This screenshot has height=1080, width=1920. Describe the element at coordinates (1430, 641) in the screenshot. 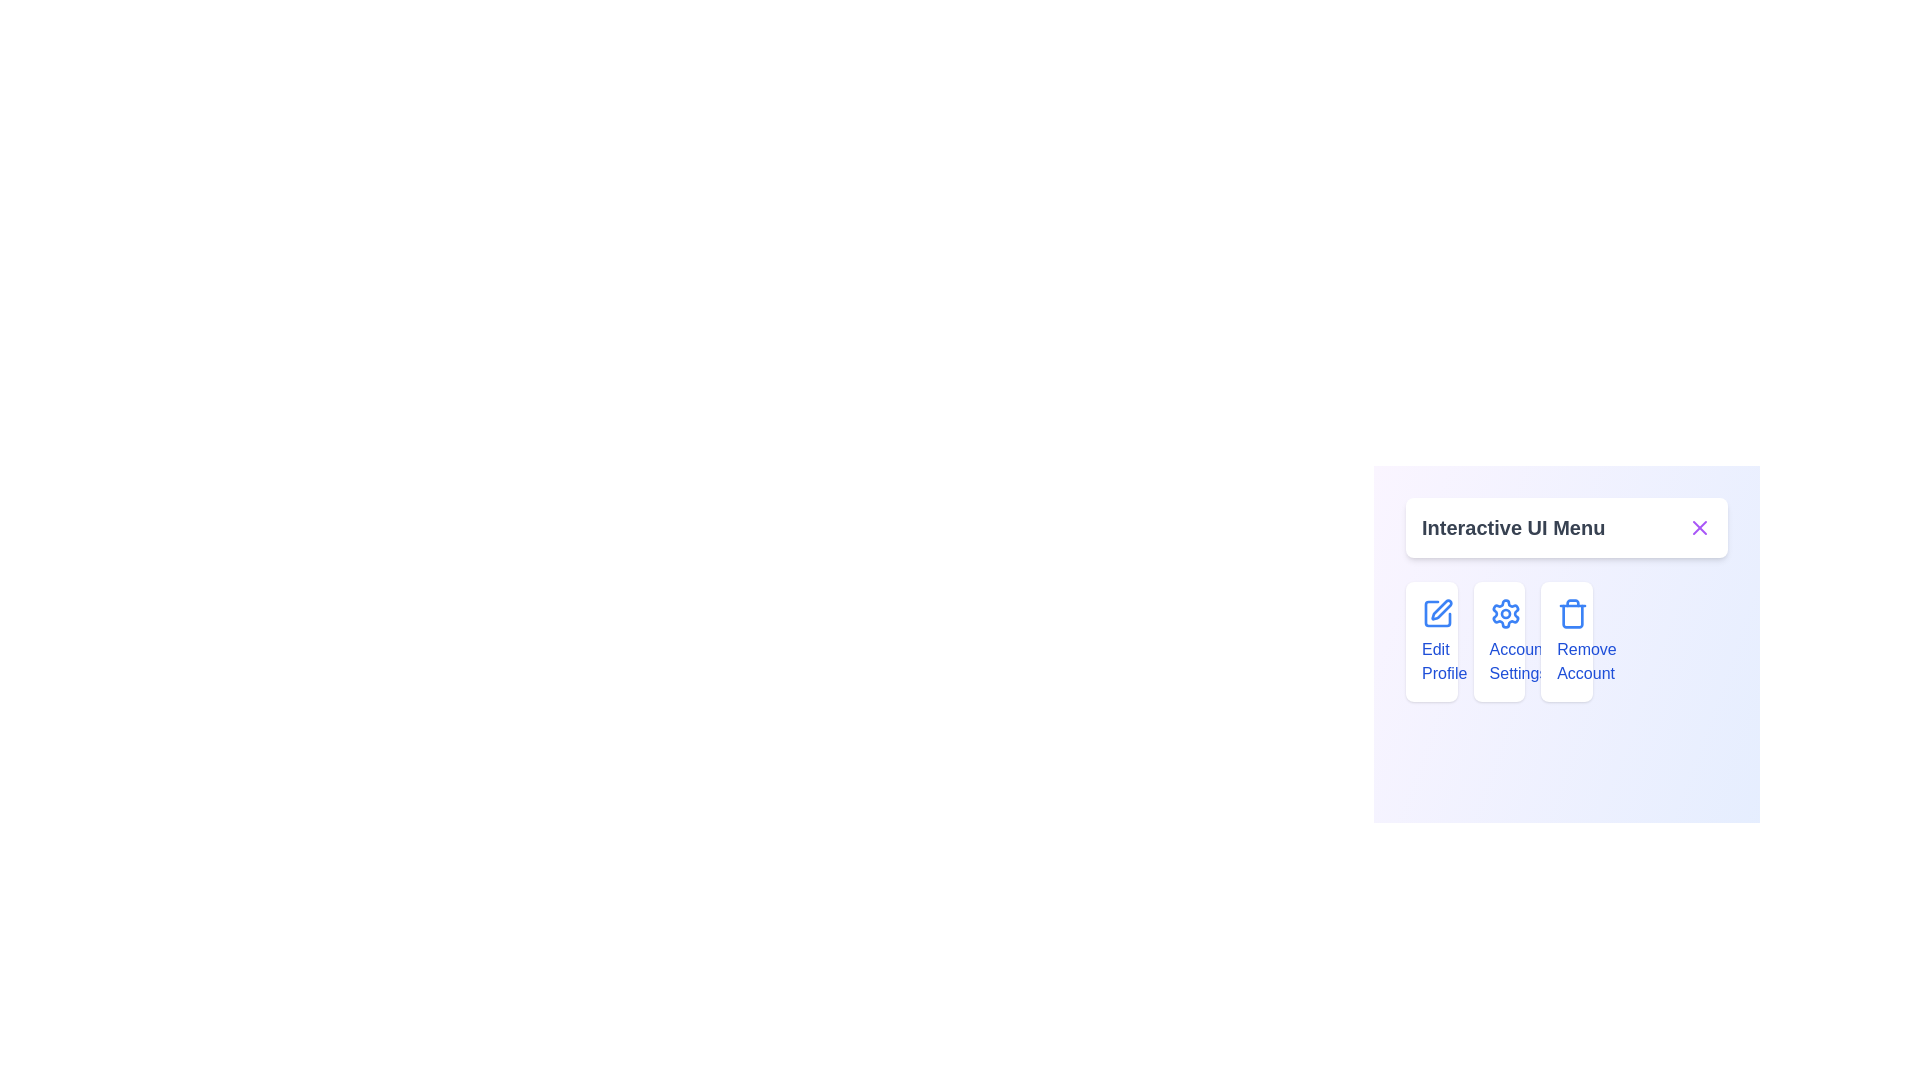

I see `the menu item labeled Edit Profile to observe its hover effect` at that location.